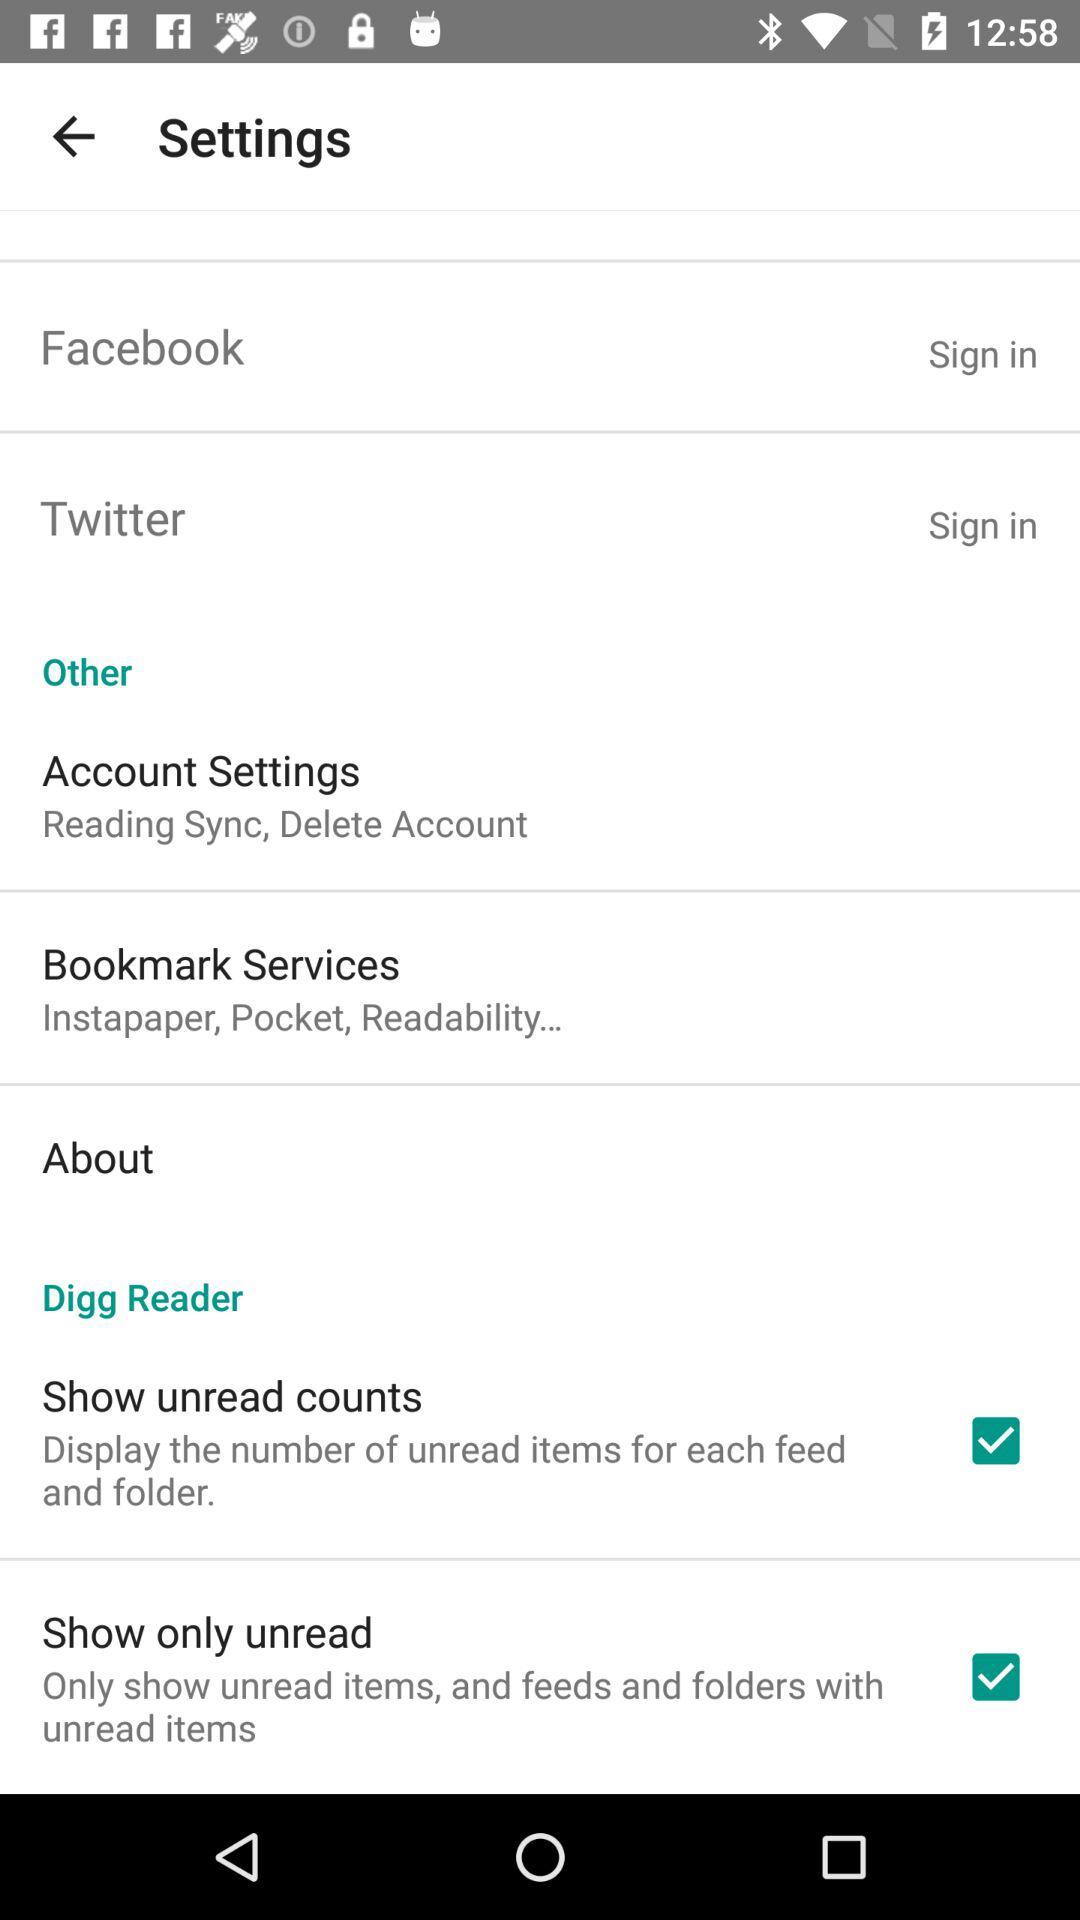 This screenshot has height=1920, width=1080. I want to click on the facebook item, so click(141, 346).